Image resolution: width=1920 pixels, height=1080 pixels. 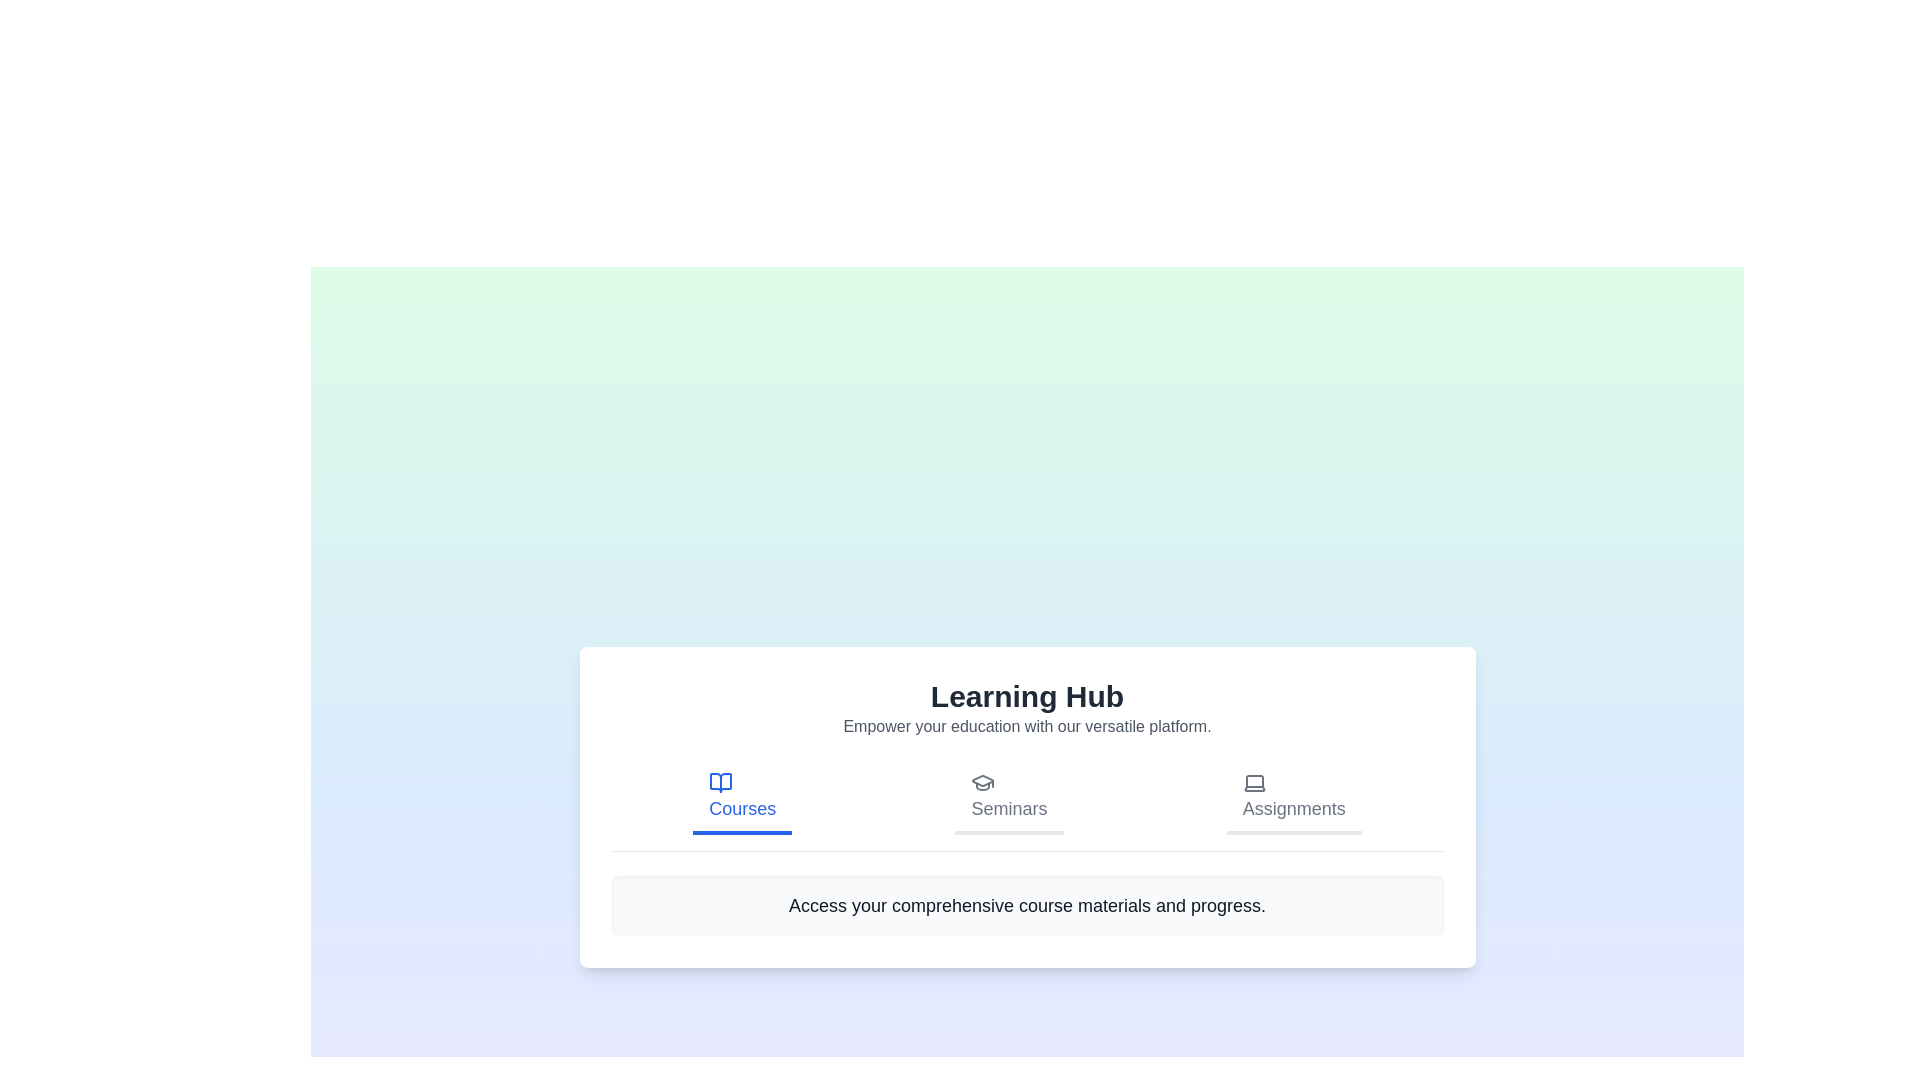 What do you see at coordinates (741, 807) in the screenshot?
I see `the 'Courses' text label in the upper left portion of the menu, which signifies the navigational section and may indicate its active state` at bounding box center [741, 807].